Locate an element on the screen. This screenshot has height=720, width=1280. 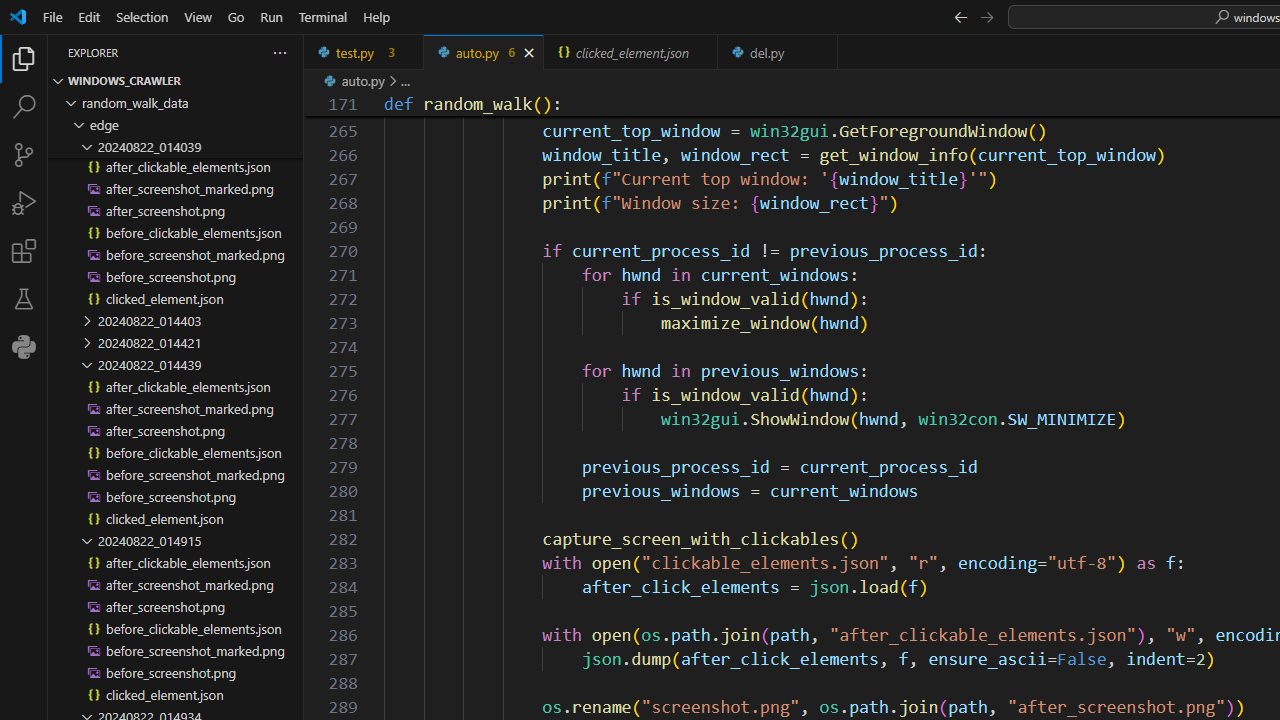
'Close (Ctrl+F4)' is located at coordinates (823, 51).